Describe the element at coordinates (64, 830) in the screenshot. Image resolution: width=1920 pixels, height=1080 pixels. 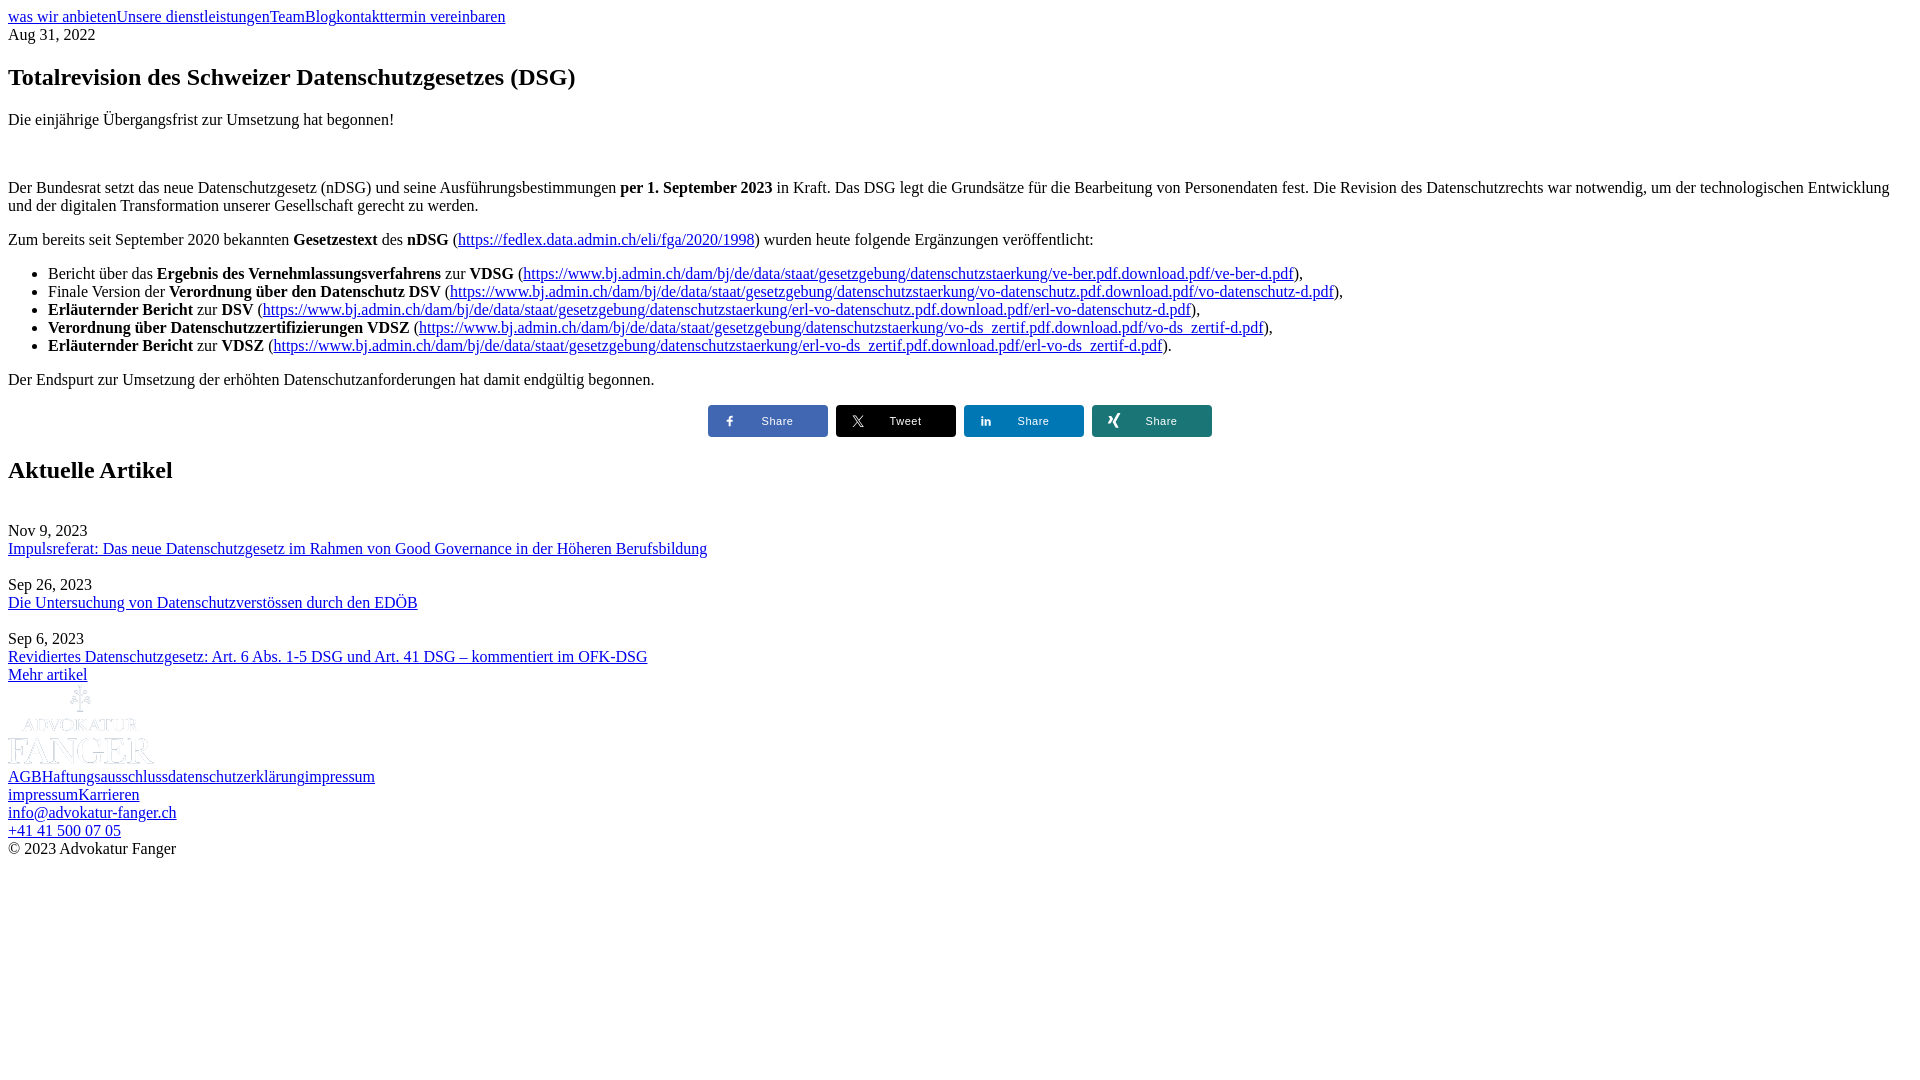
I see `'+41 41 500 07 05'` at that location.